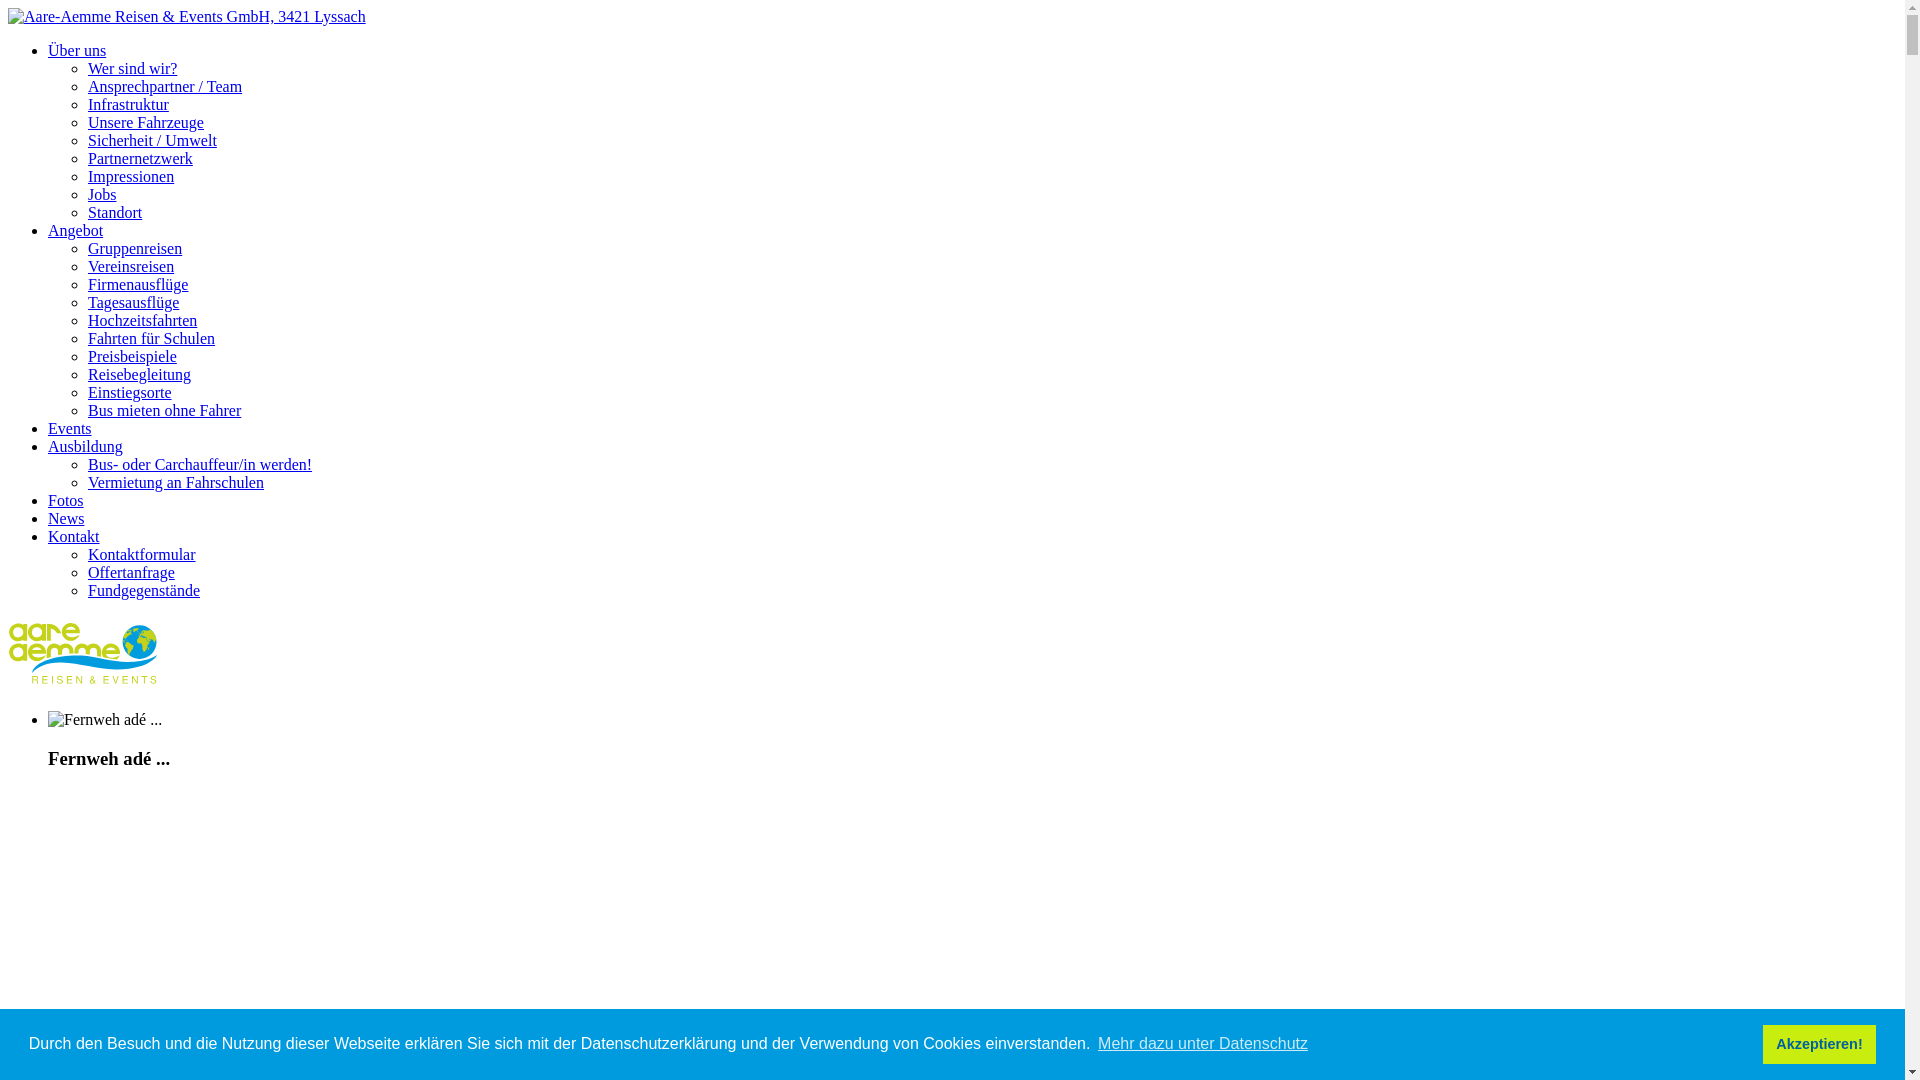  What do you see at coordinates (1202, 1043) in the screenshot?
I see `'Mehr dazu unter Datenschutz'` at bounding box center [1202, 1043].